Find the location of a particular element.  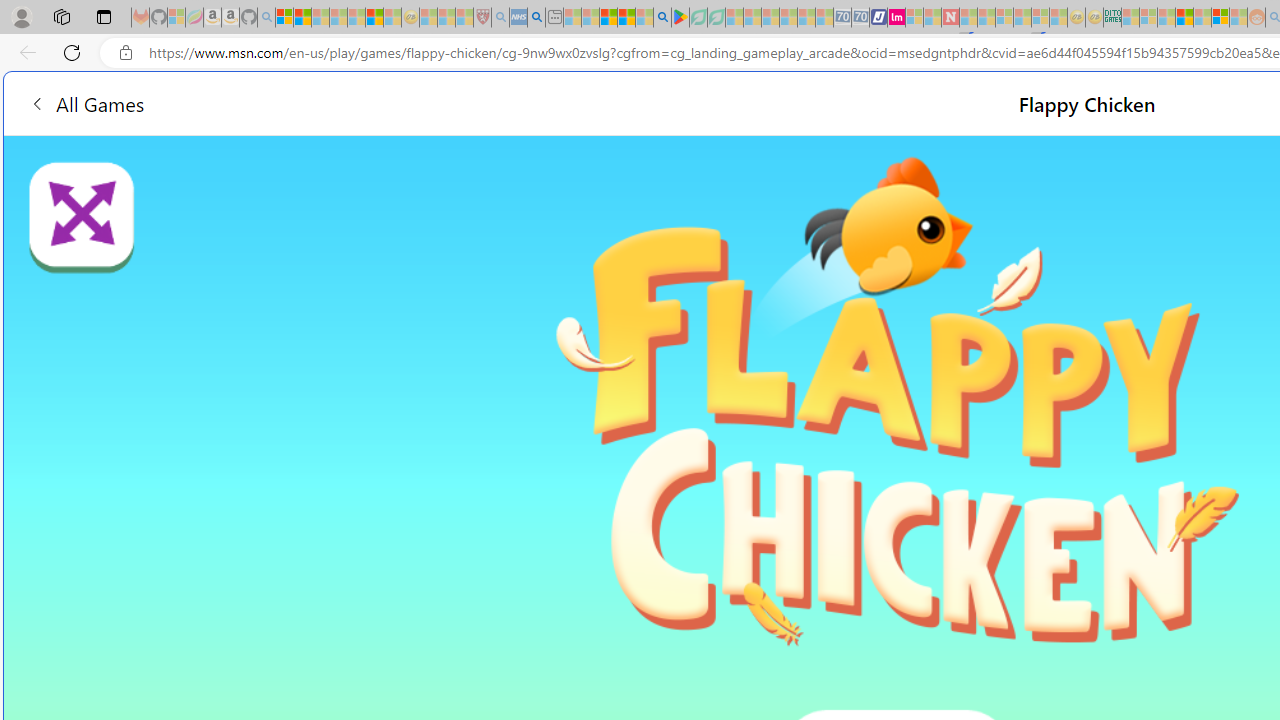

'utah sues federal government - Search' is located at coordinates (536, 17).